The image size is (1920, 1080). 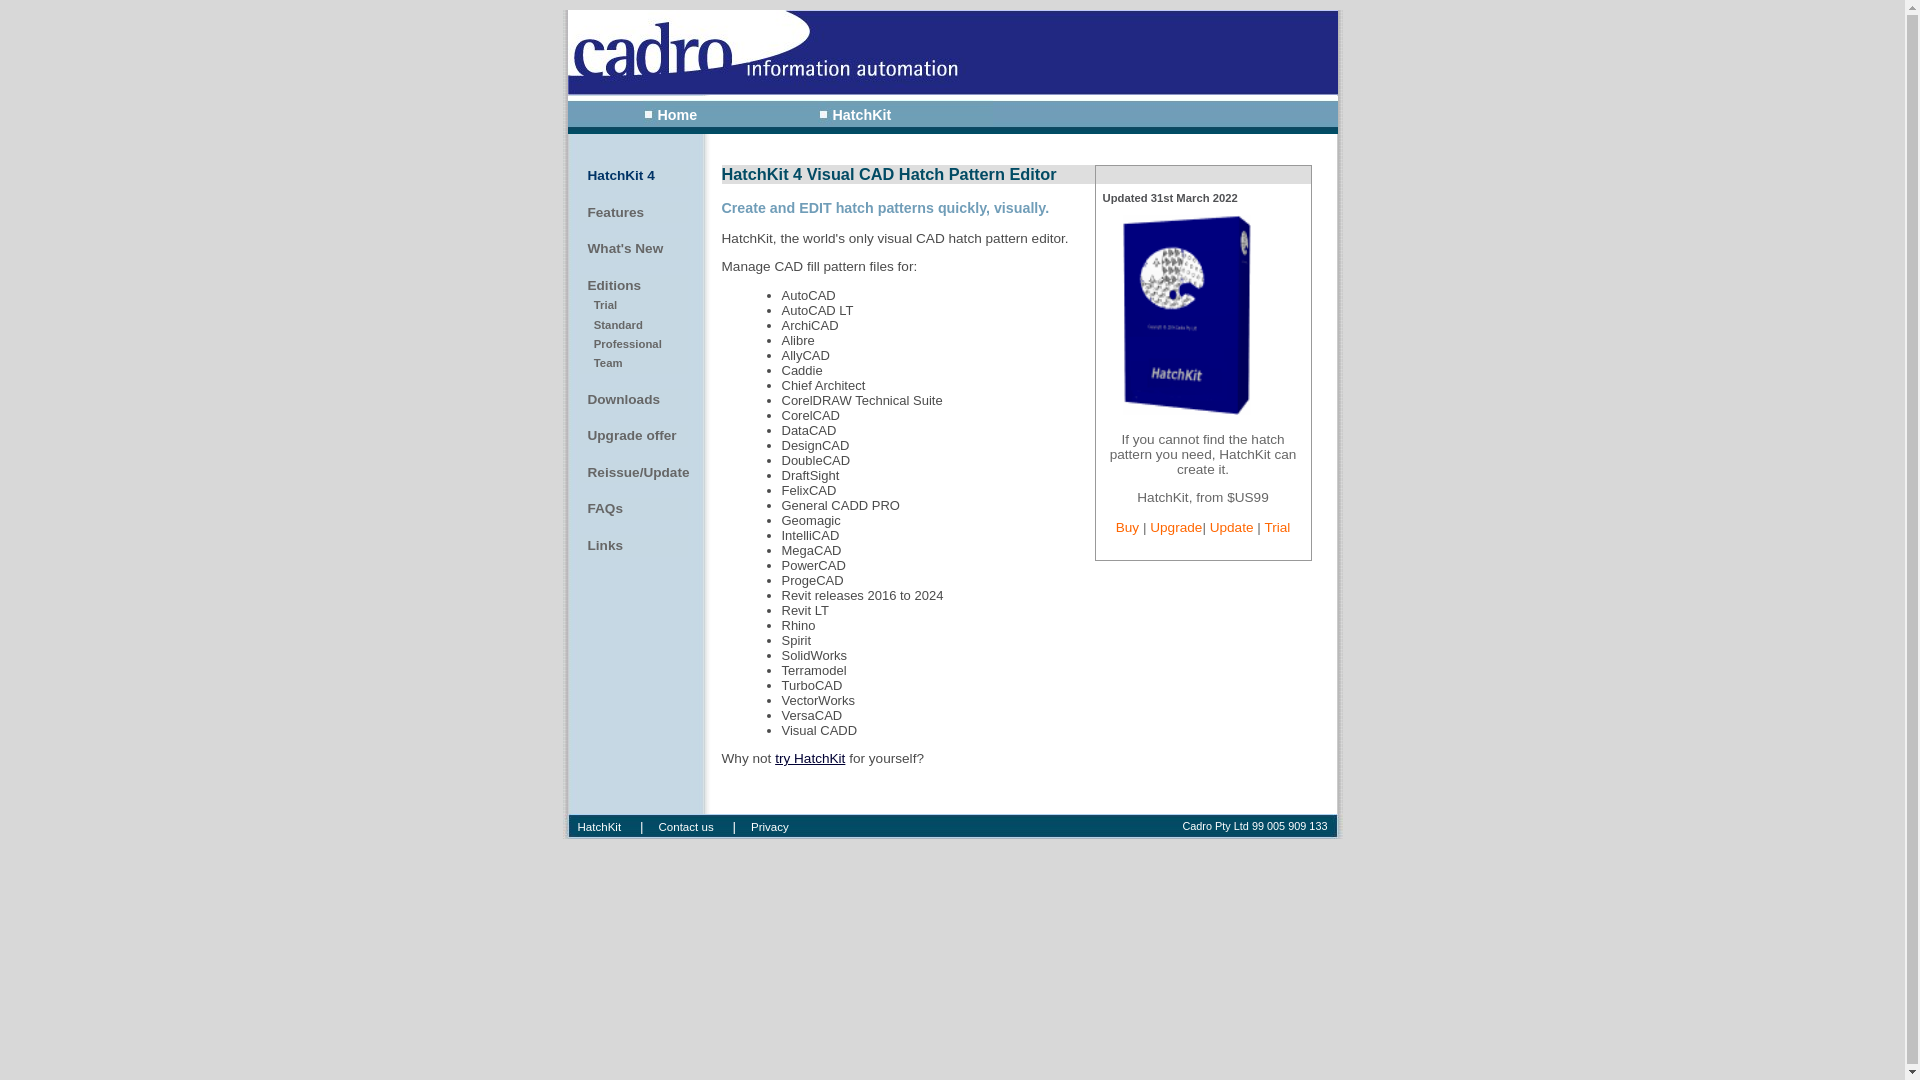 What do you see at coordinates (632, 434) in the screenshot?
I see `'Upgrade offer'` at bounding box center [632, 434].